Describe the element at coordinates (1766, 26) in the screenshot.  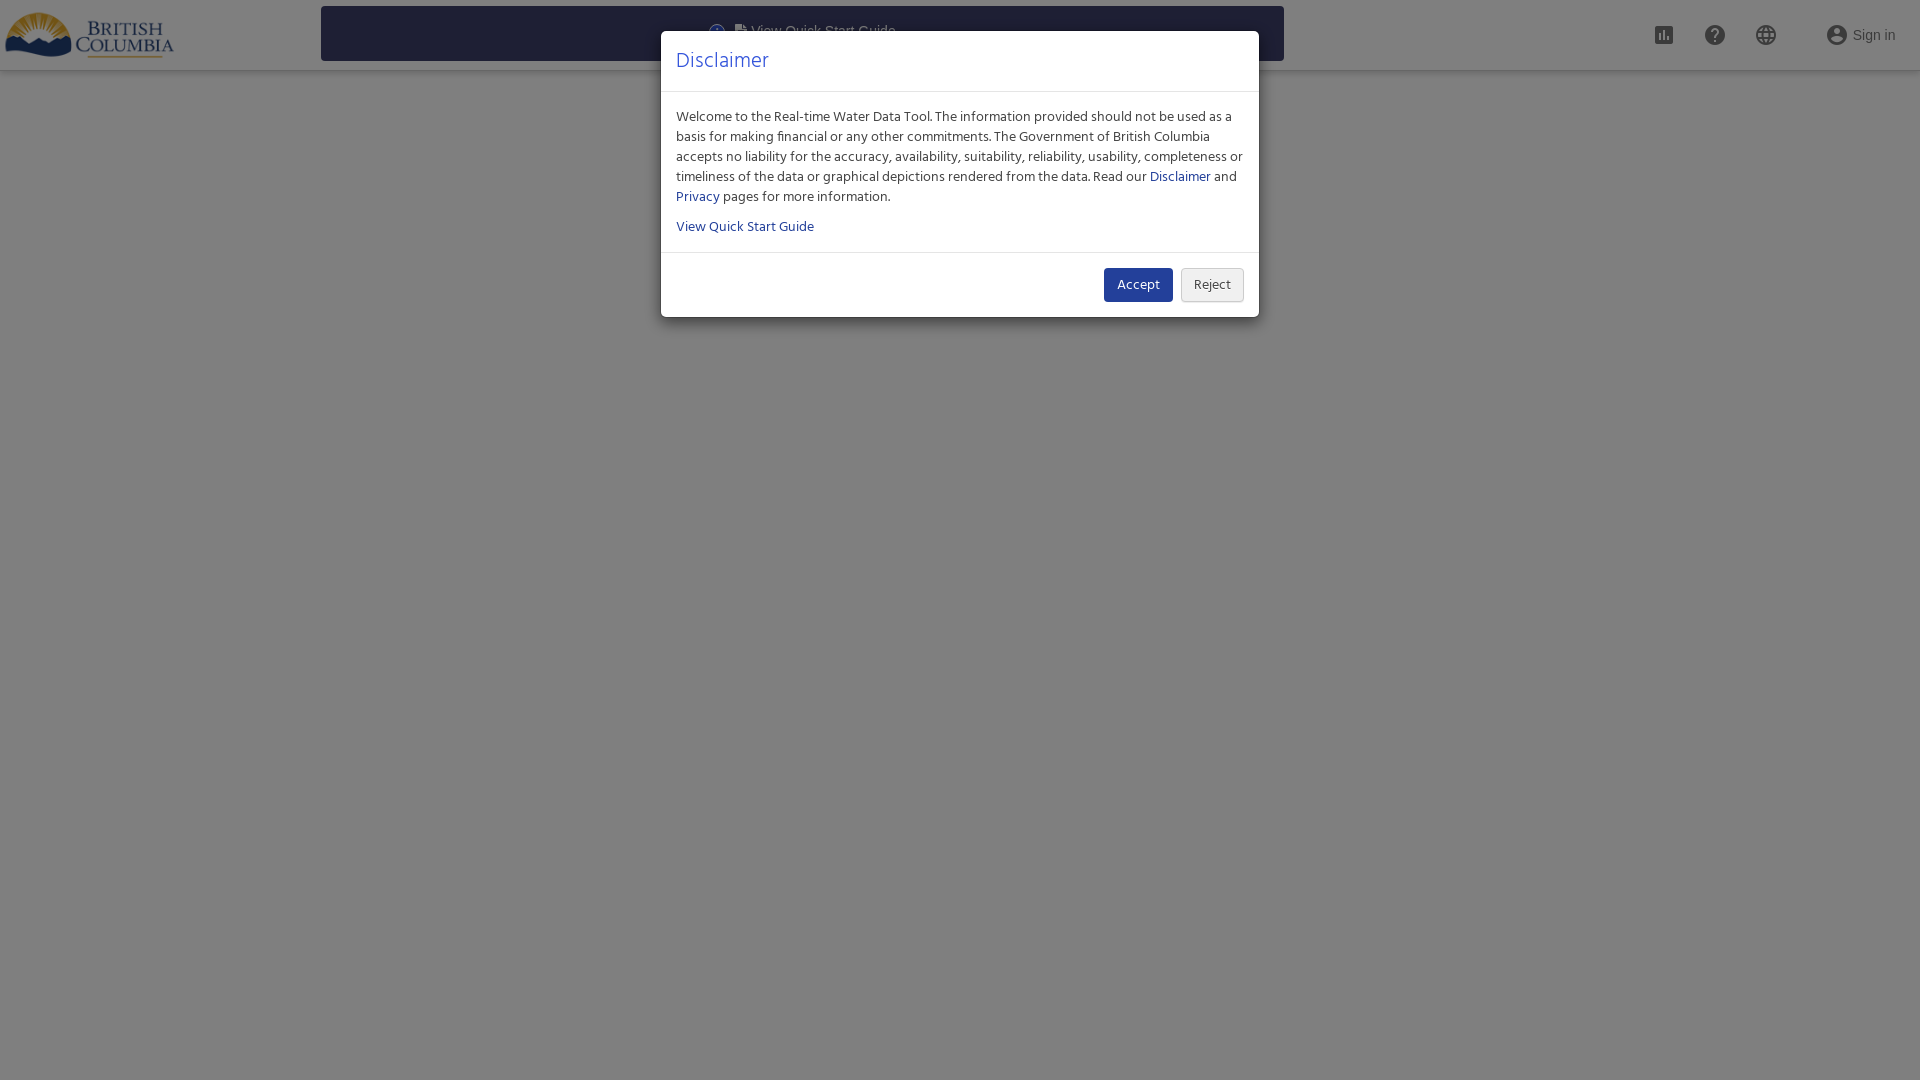
I see `'language'` at that location.